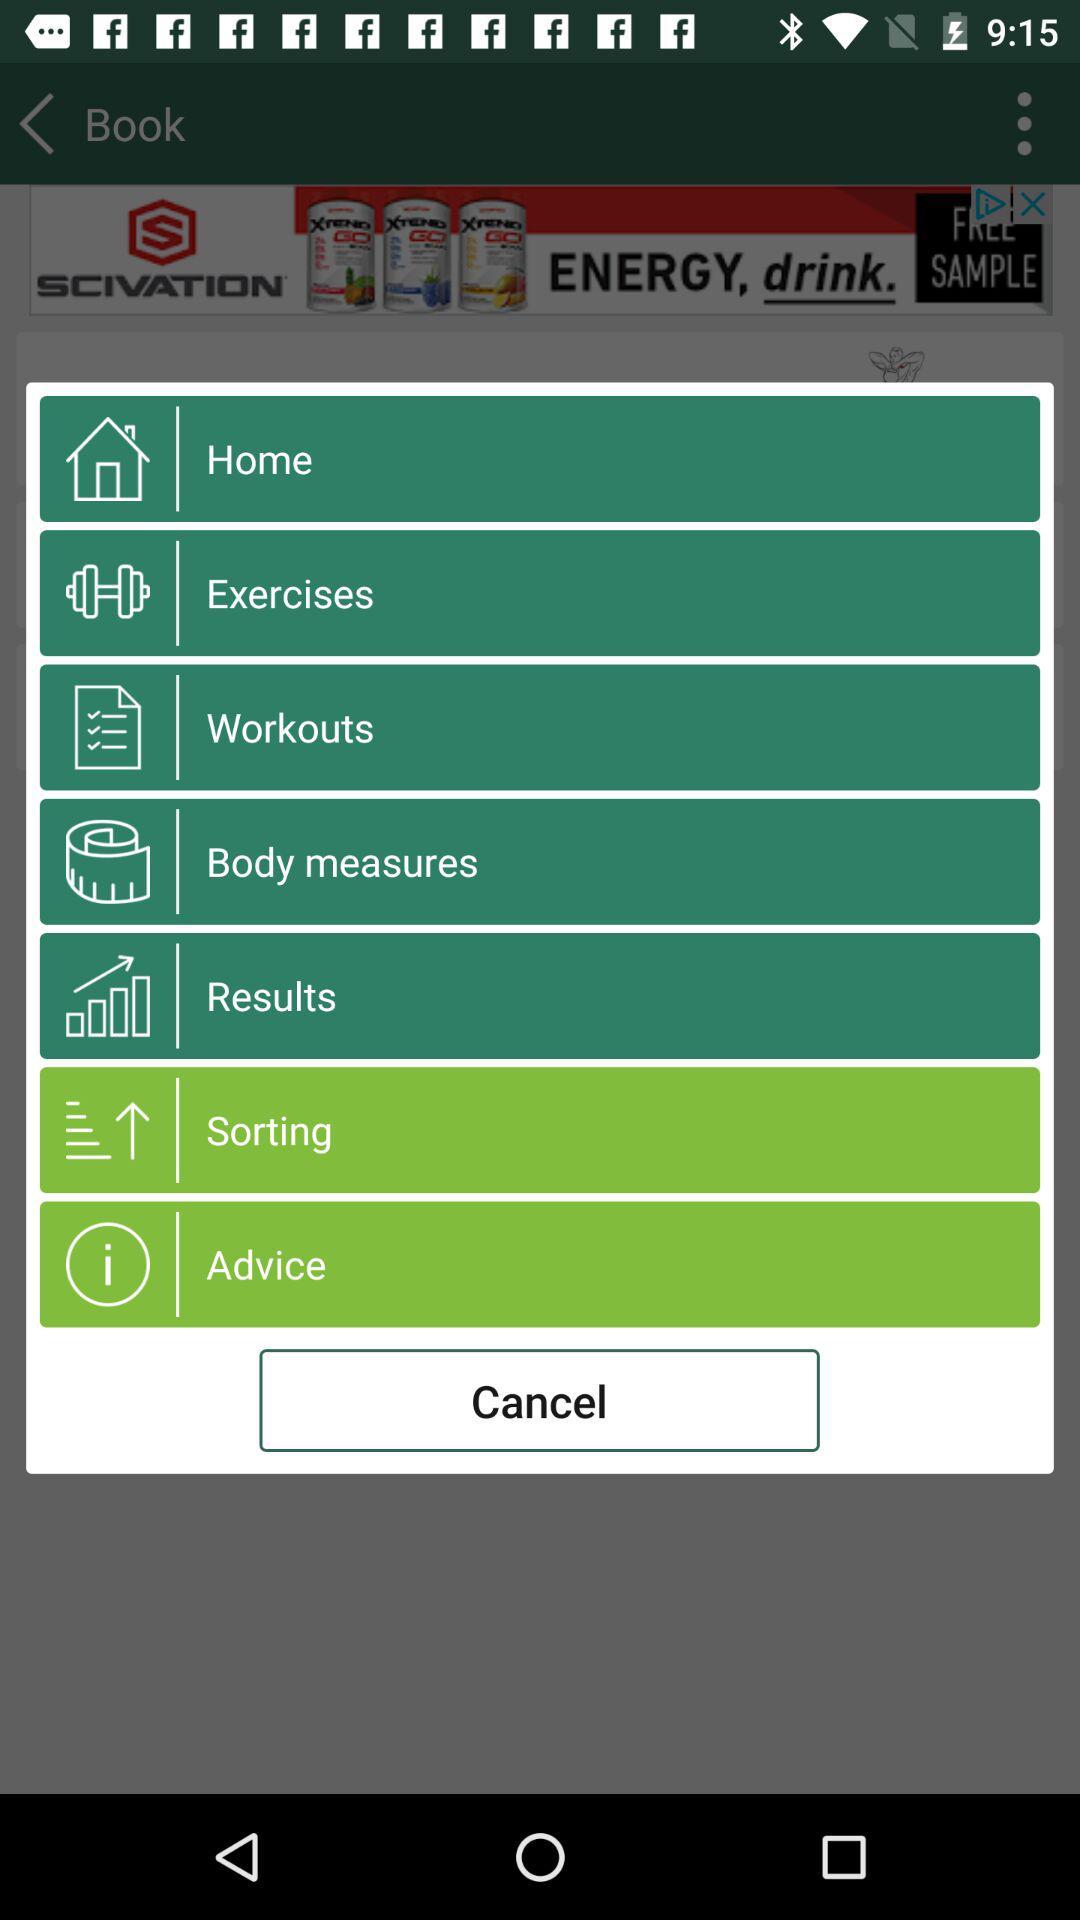 This screenshot has width=1080, height=1920. Describe the element at coordinates (538, 1399) in the screenshot. I see `the button at the bottom` at that location.